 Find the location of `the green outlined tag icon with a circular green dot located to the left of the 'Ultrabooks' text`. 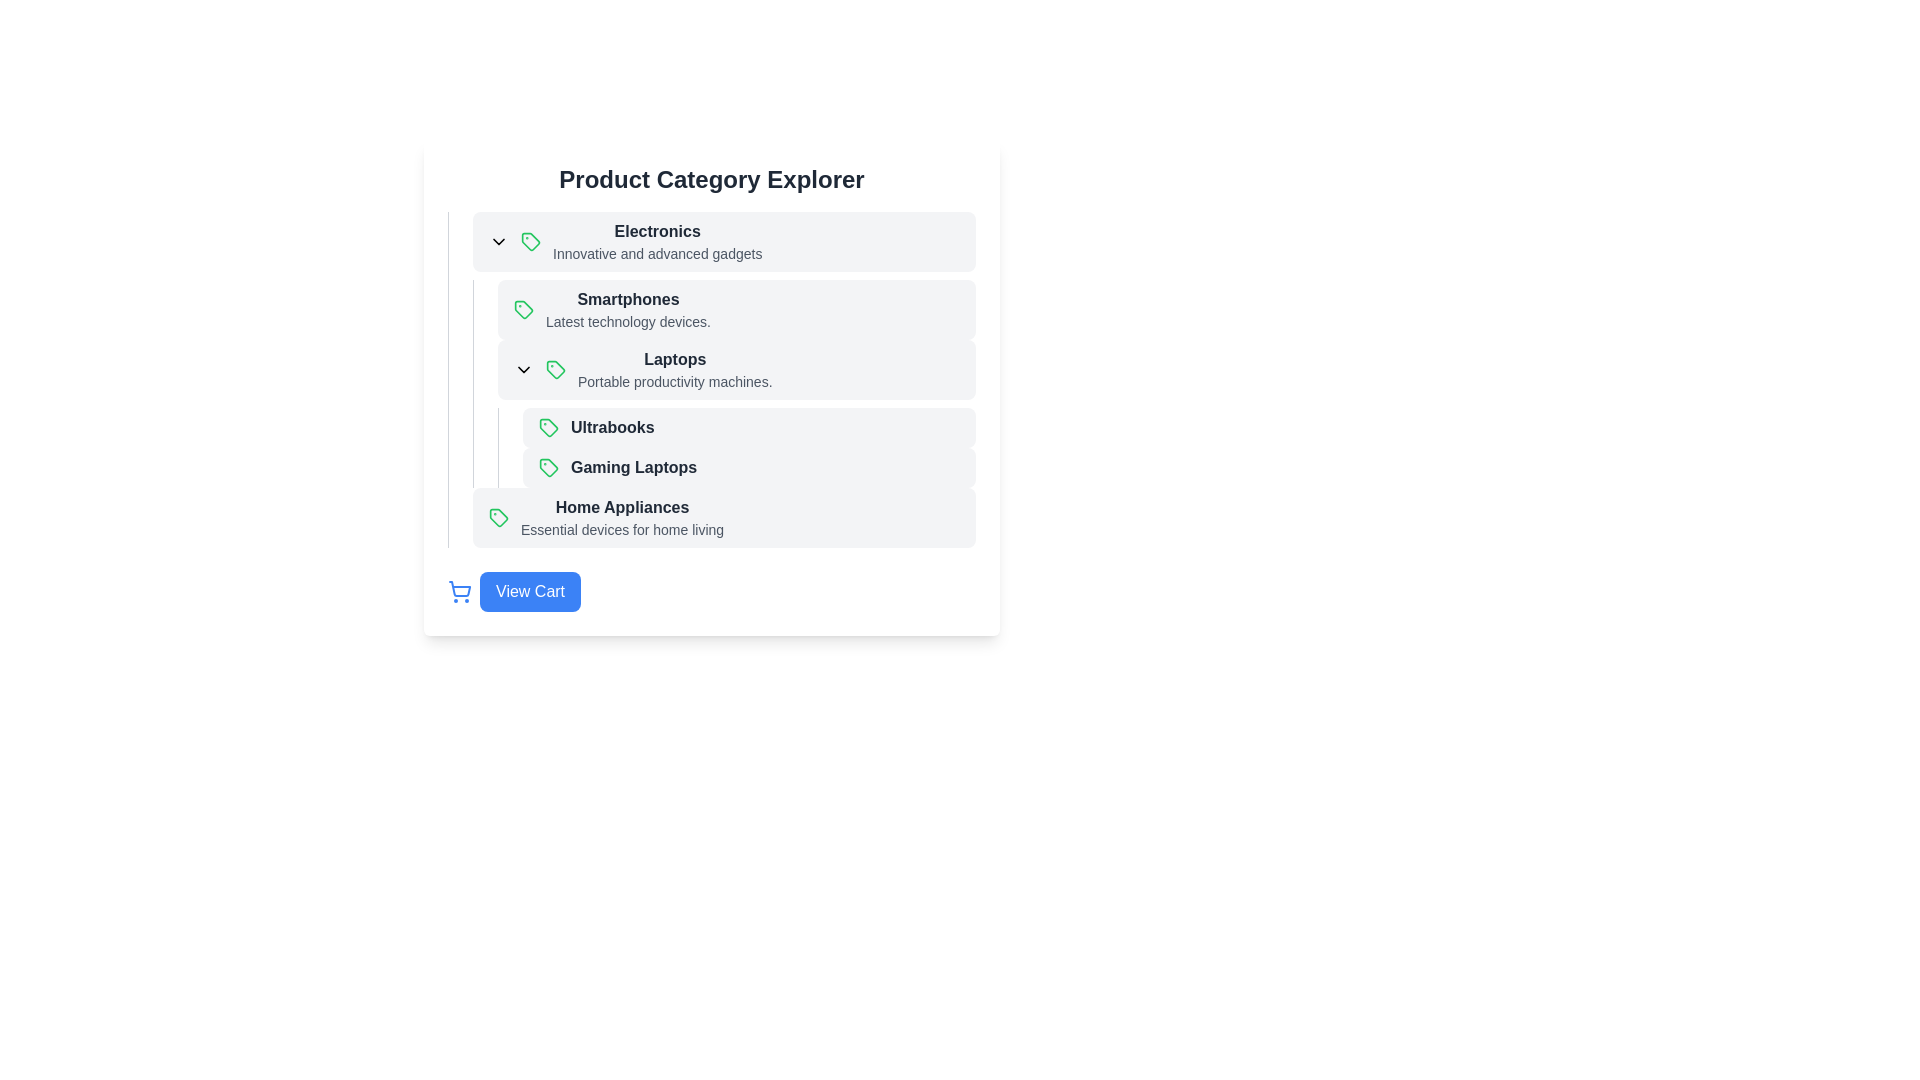

the green outlined tag icon with a circular green dot located to the left of the 'Ultrabooks' text is located at coordinates (548, 427).